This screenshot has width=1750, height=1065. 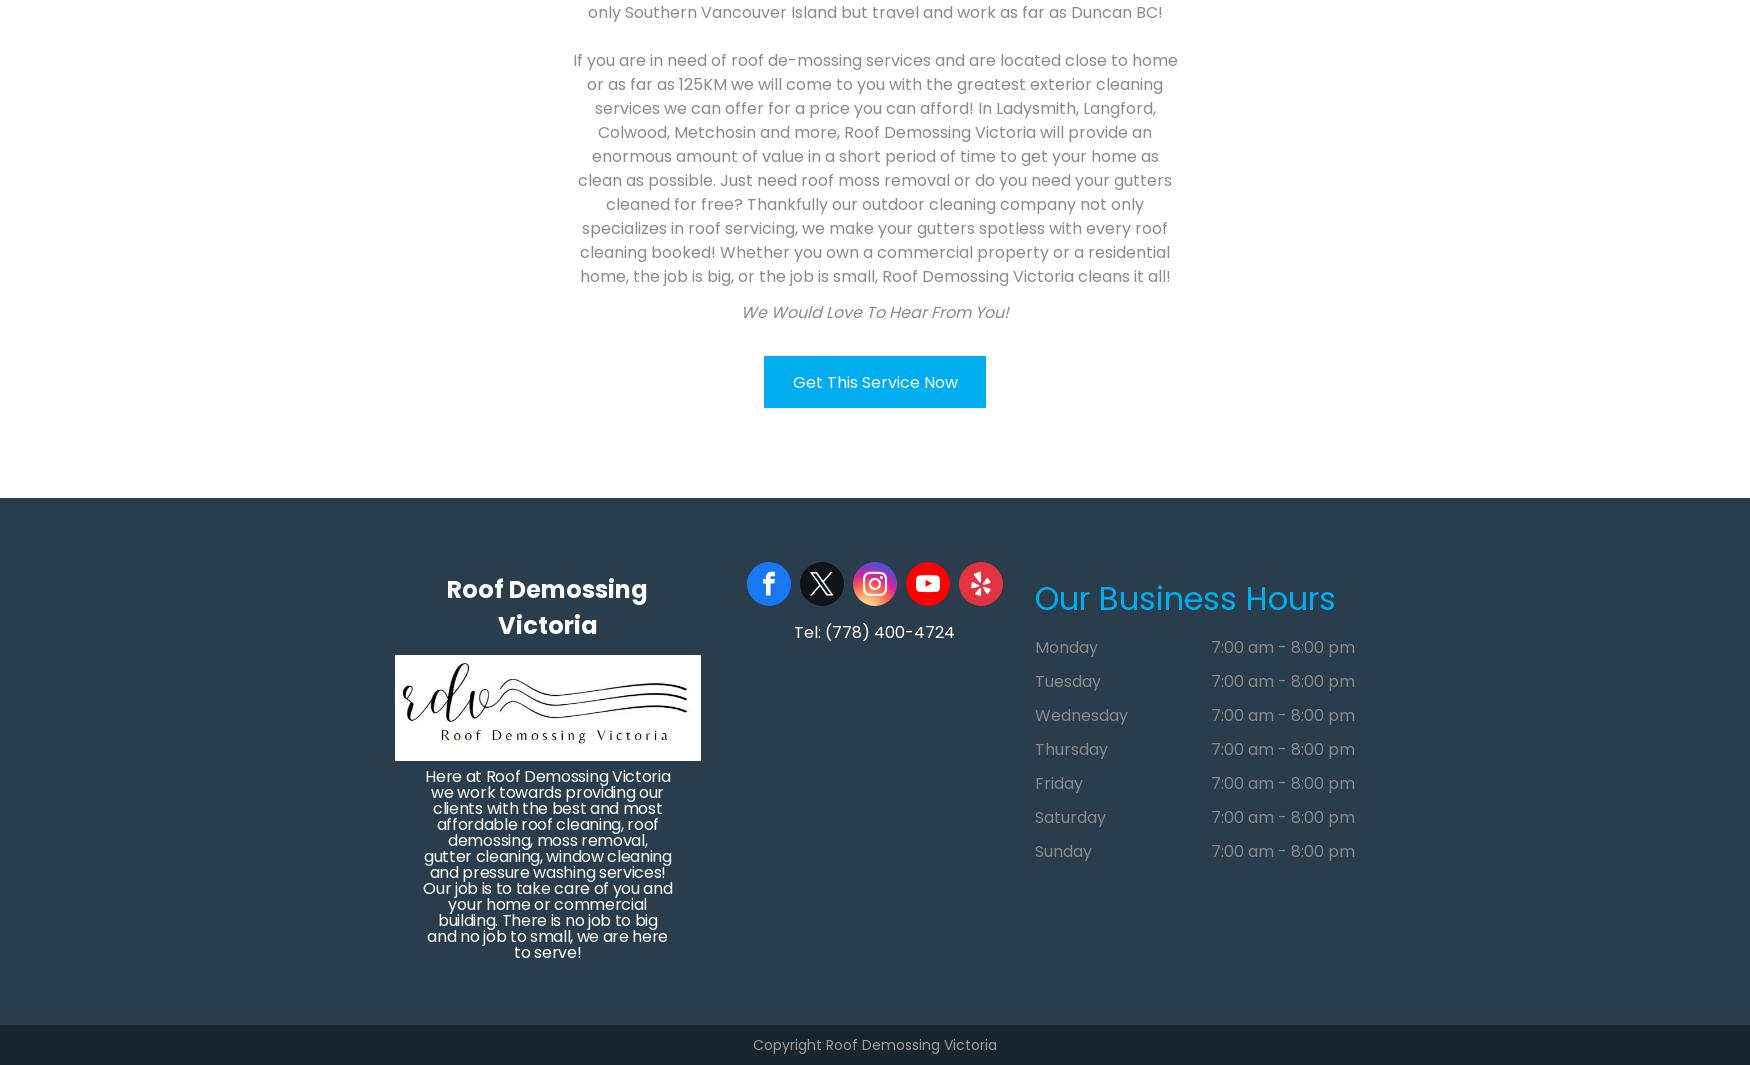 I want to click on 'Friday', so click(x=1057, y=783).